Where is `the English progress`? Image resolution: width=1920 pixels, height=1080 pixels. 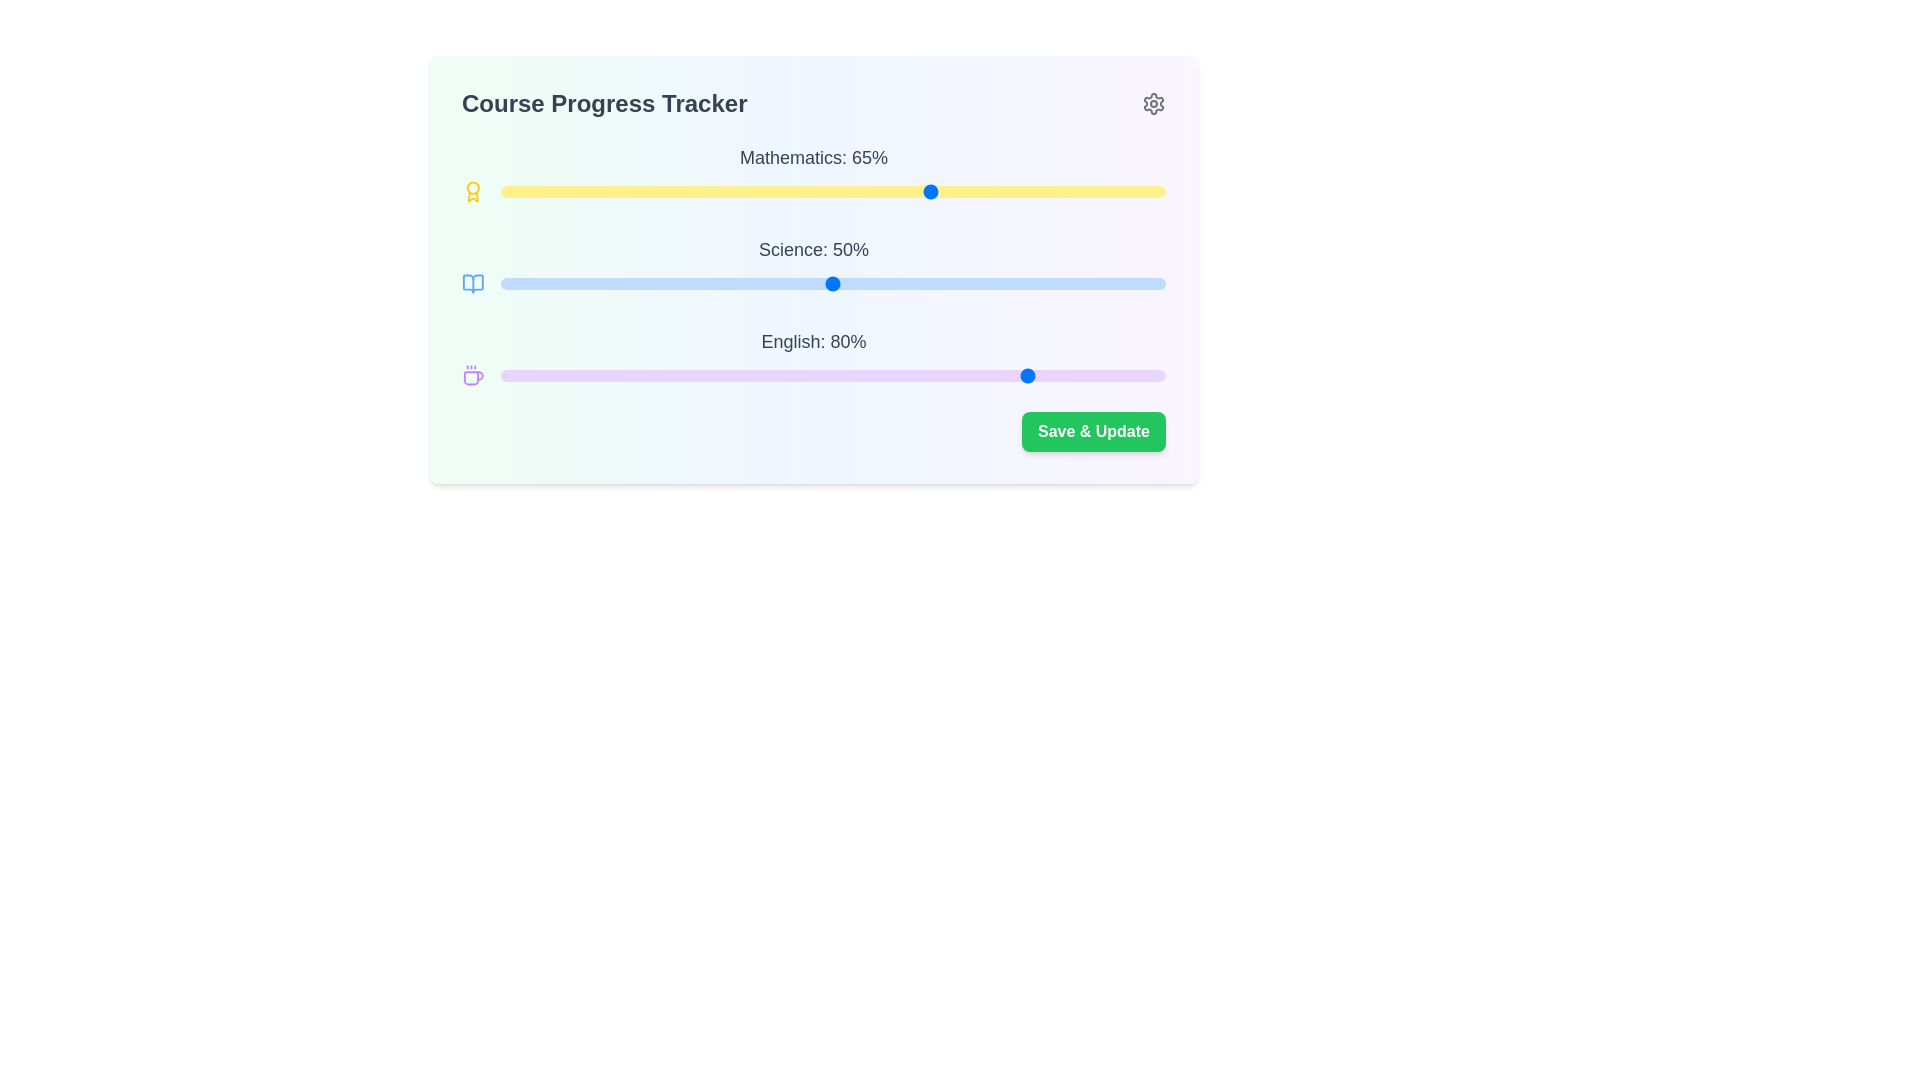
the English progress is located at coordinates (667, 375).